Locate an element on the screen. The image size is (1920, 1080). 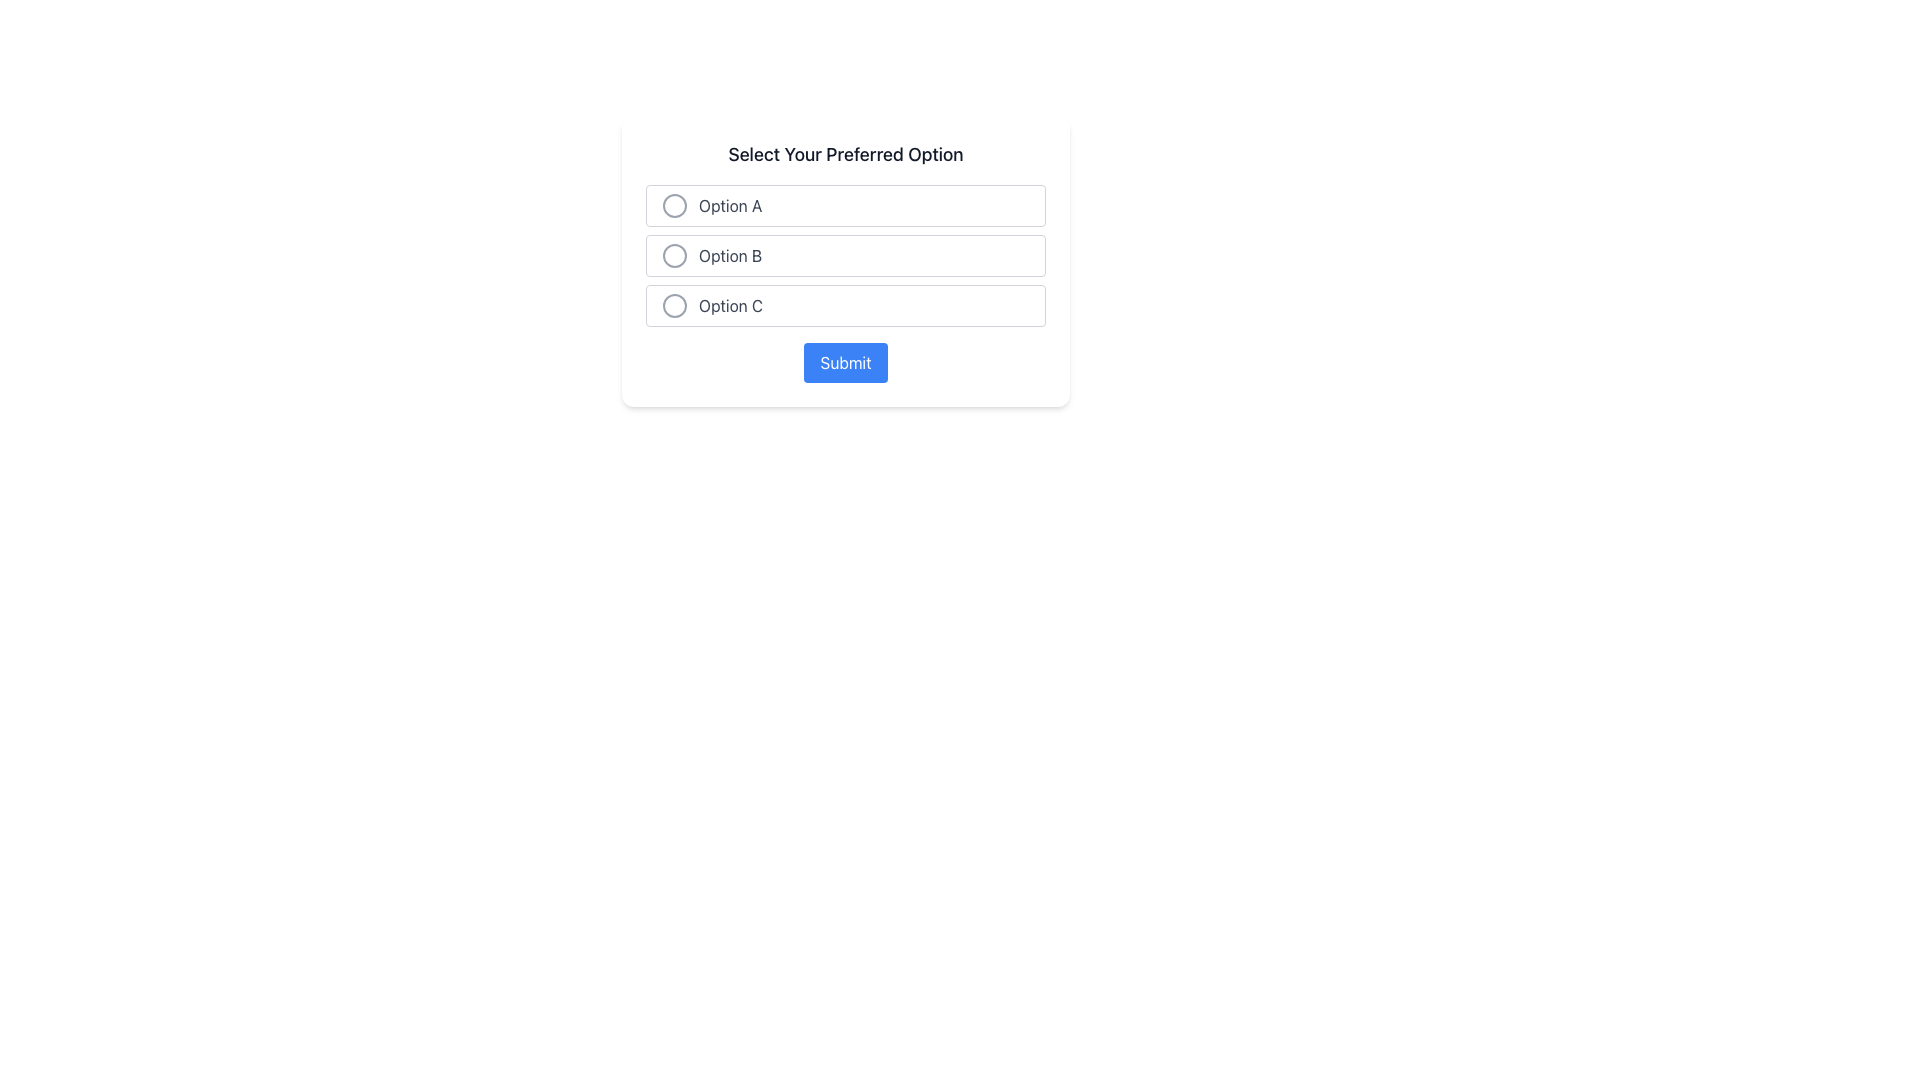
the radio button for 'Option C' is located at coordinates (675, 305).